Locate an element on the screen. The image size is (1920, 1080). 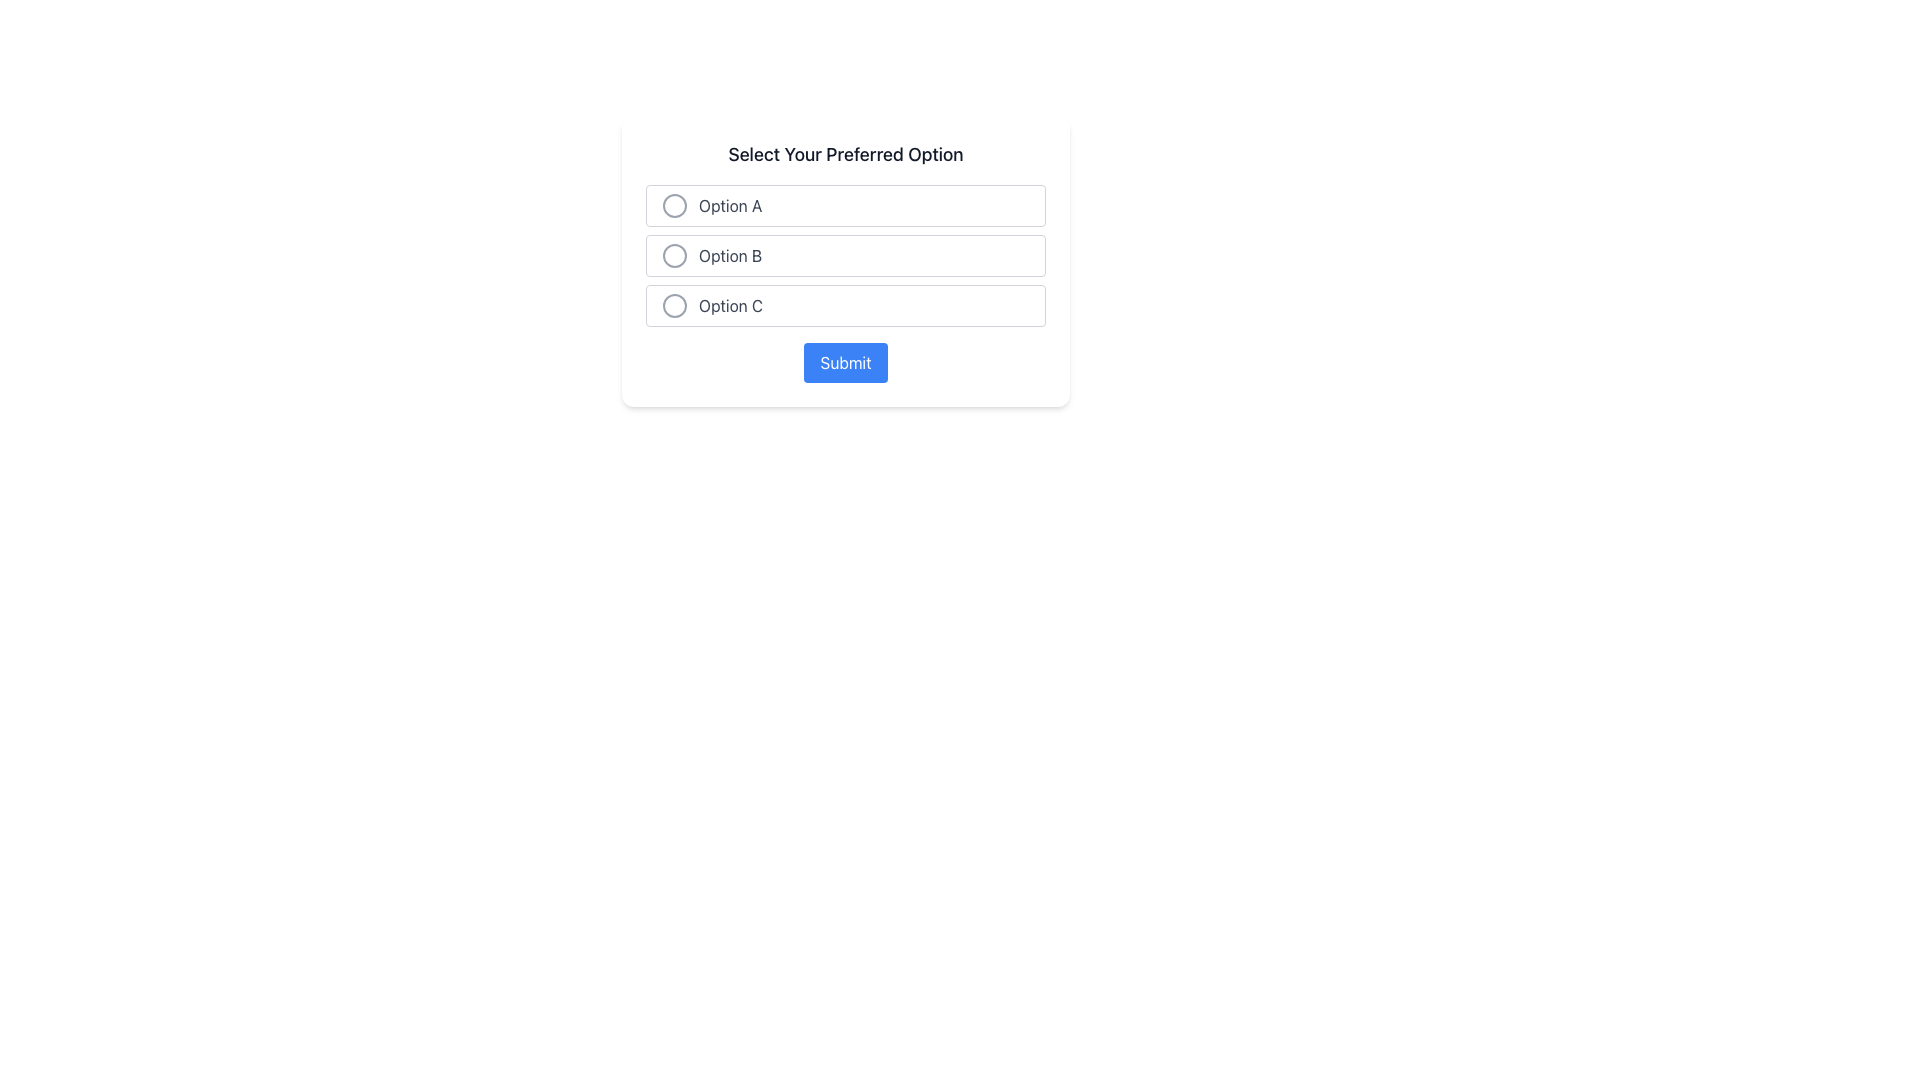
the radio button for 'Option C' is located at coordinates (675, 305).